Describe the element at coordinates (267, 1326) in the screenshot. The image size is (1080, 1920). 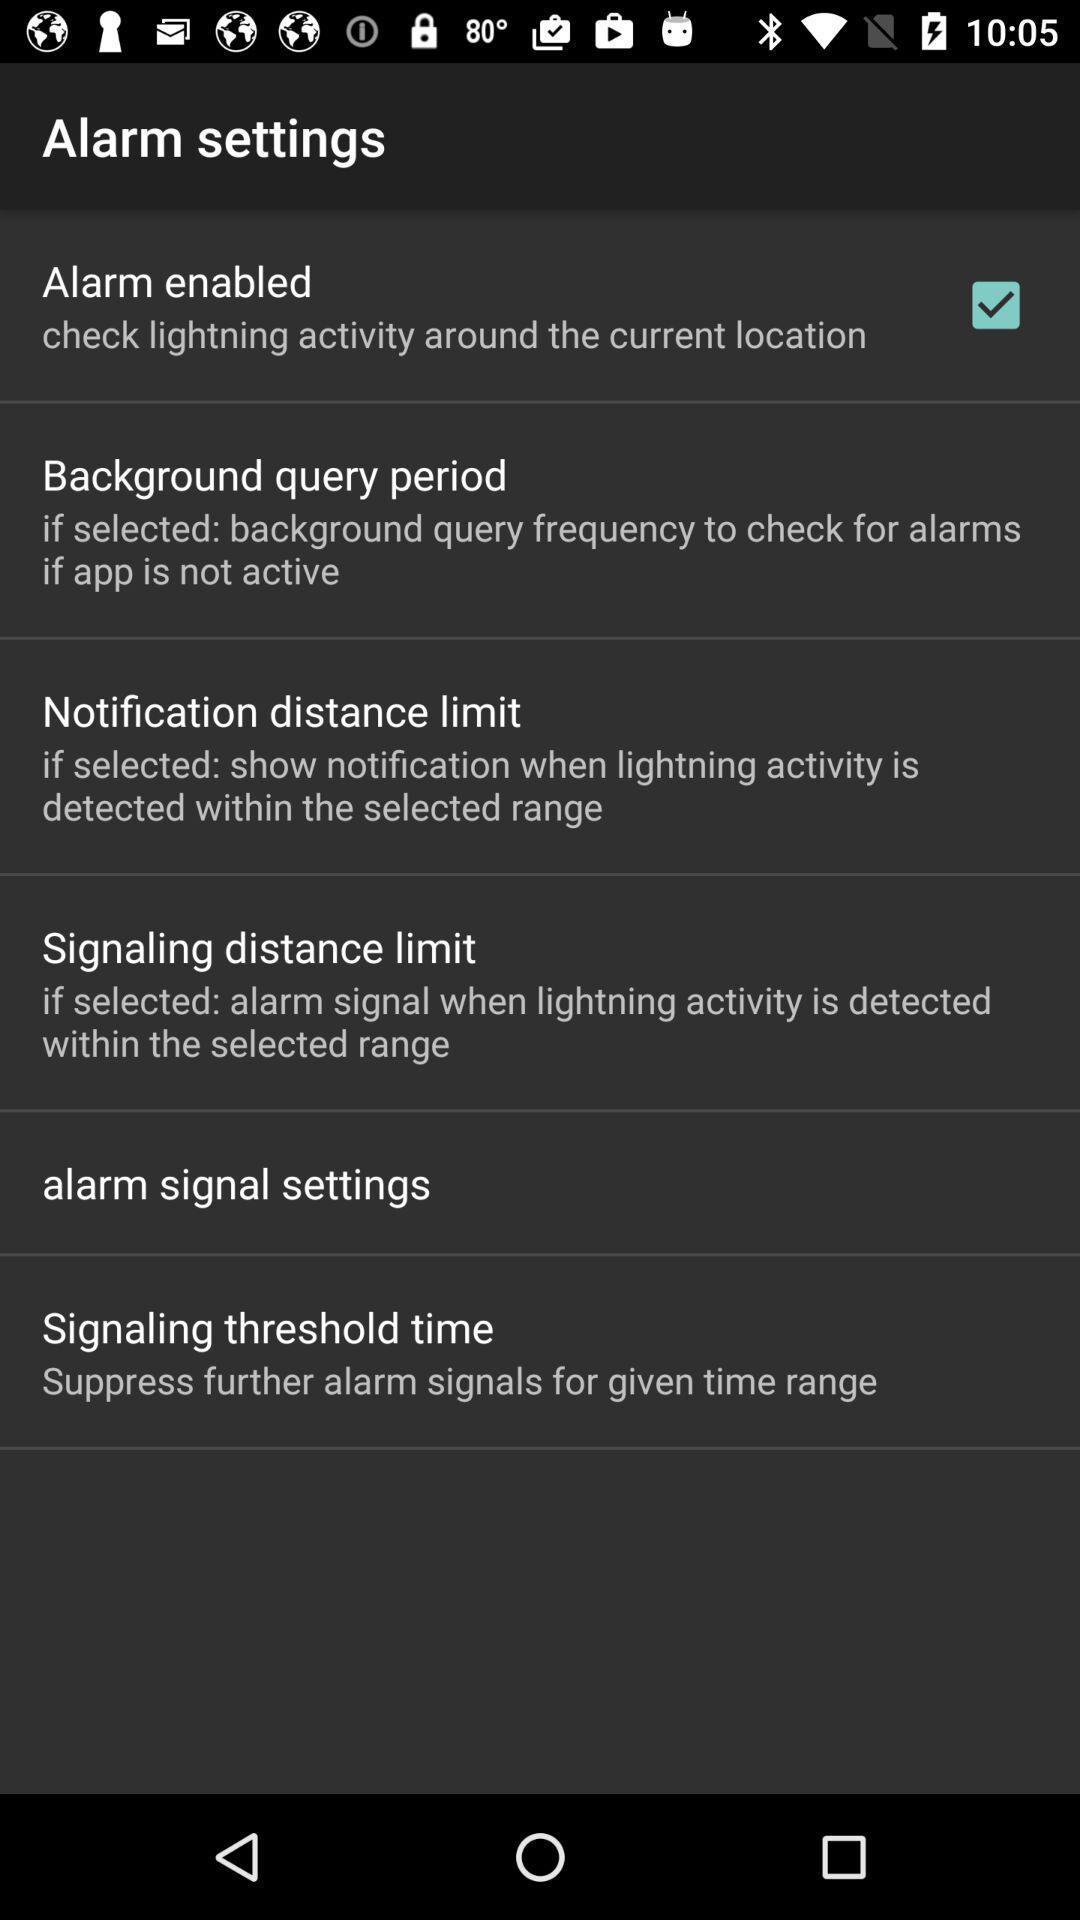
I see `signaling threshold time at the bottom left corner` at that location.